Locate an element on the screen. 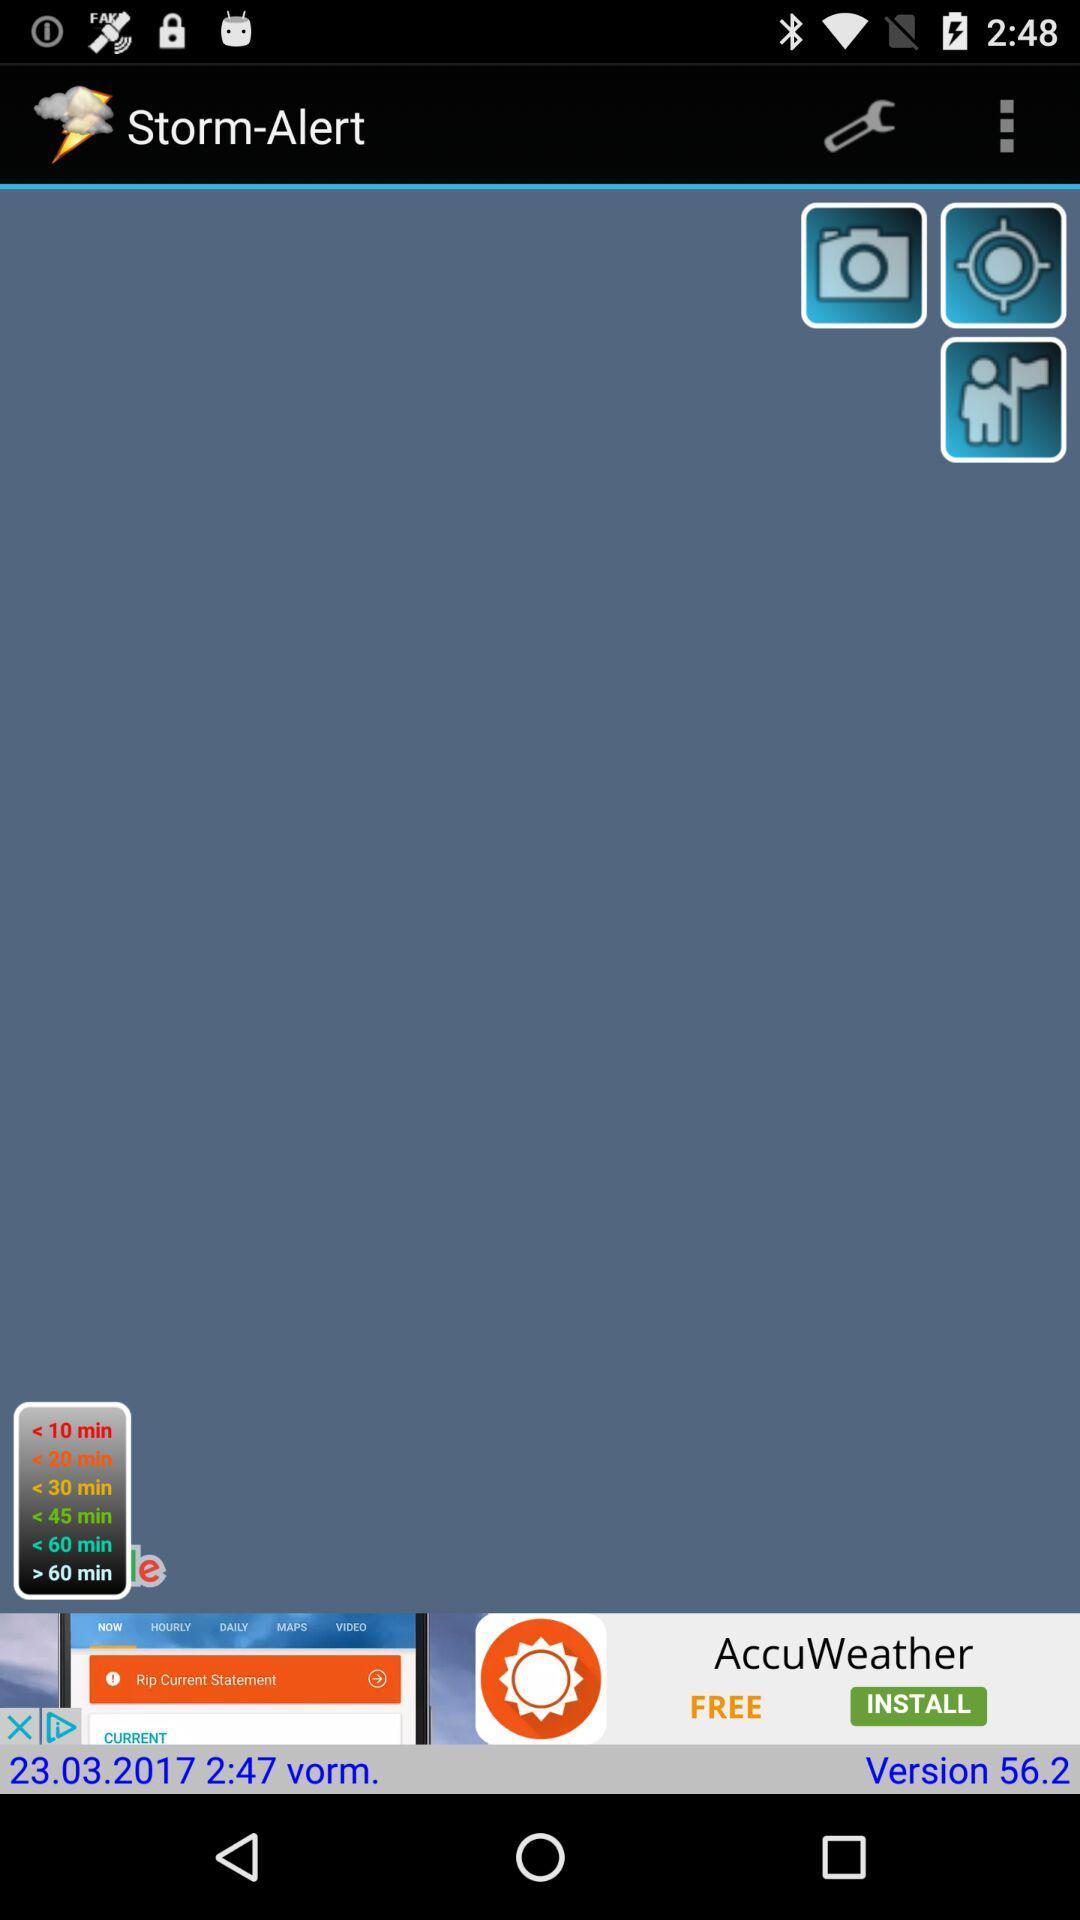 The width and height of the screenshot is (1080, 1920). locate with gps is located at coordinates (1003, 264).